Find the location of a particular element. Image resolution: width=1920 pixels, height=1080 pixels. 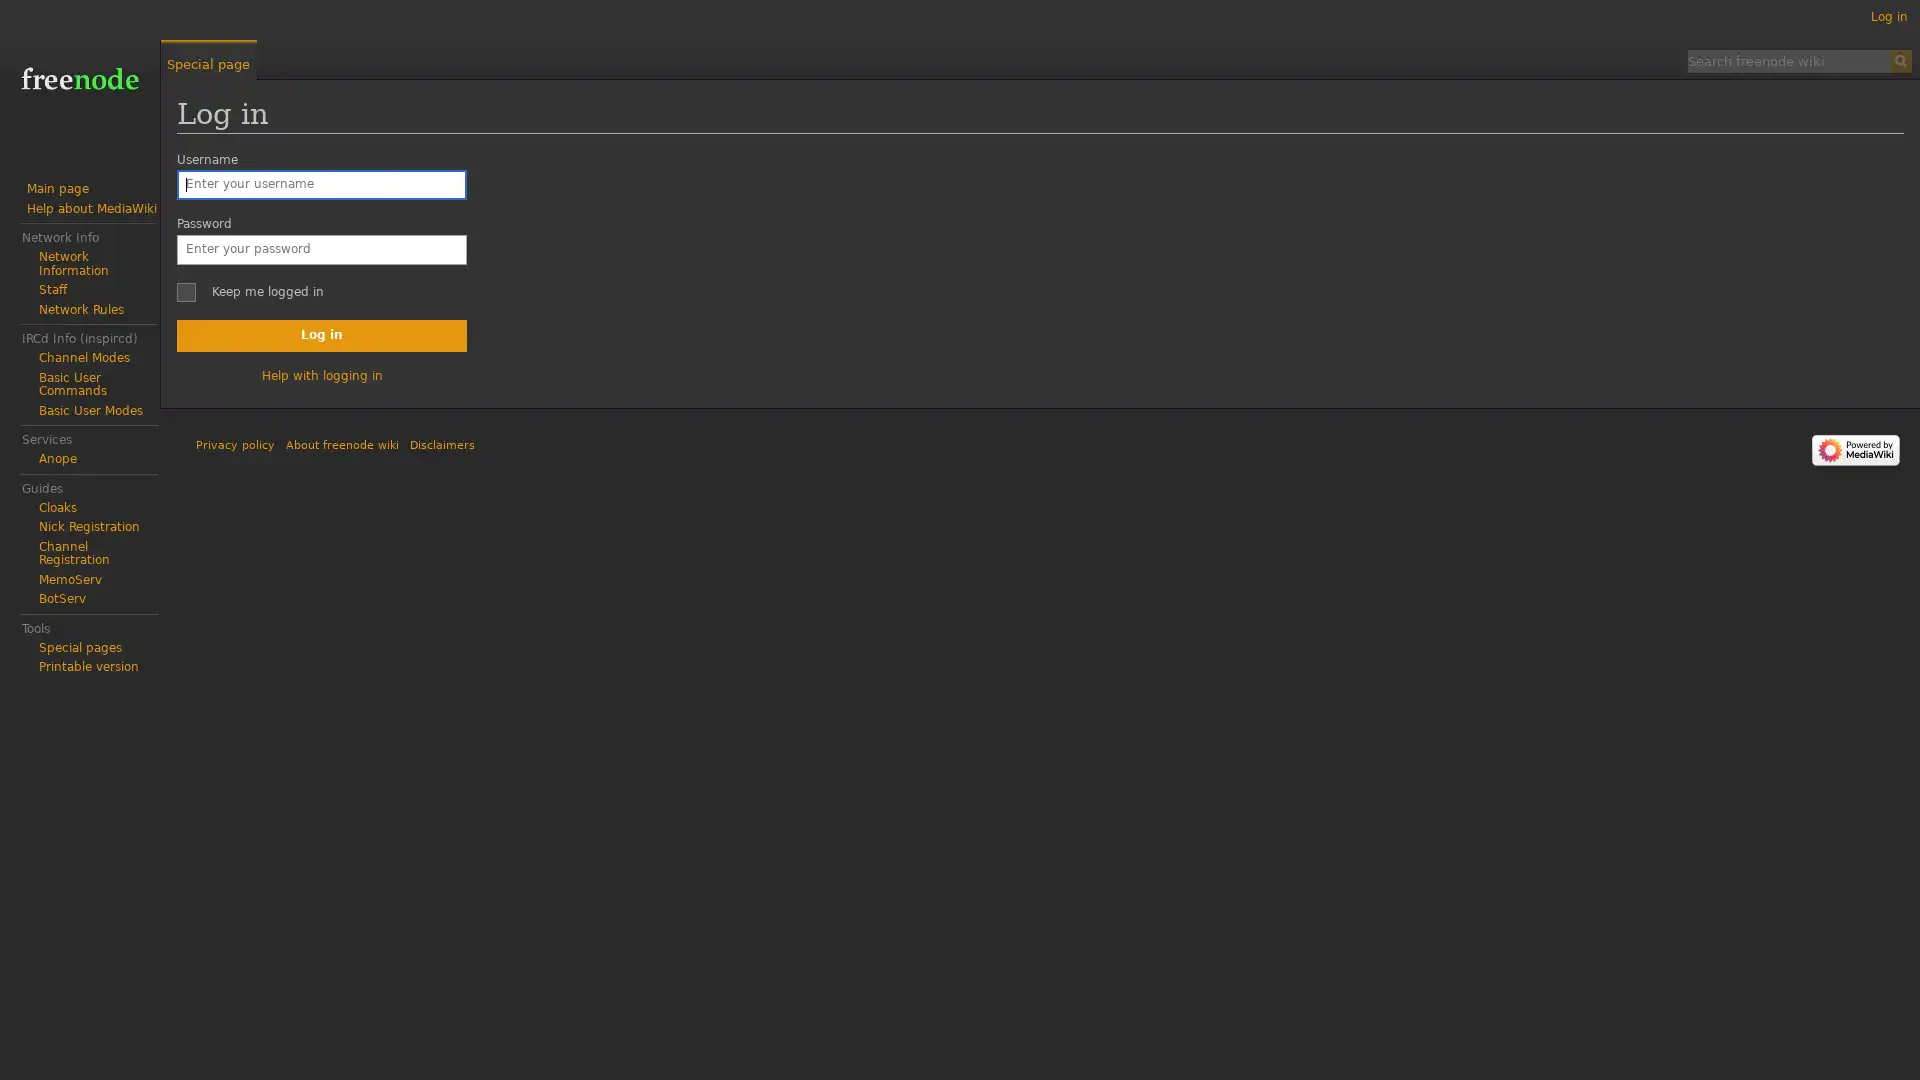

Go is located at coordinates (1899, 60).